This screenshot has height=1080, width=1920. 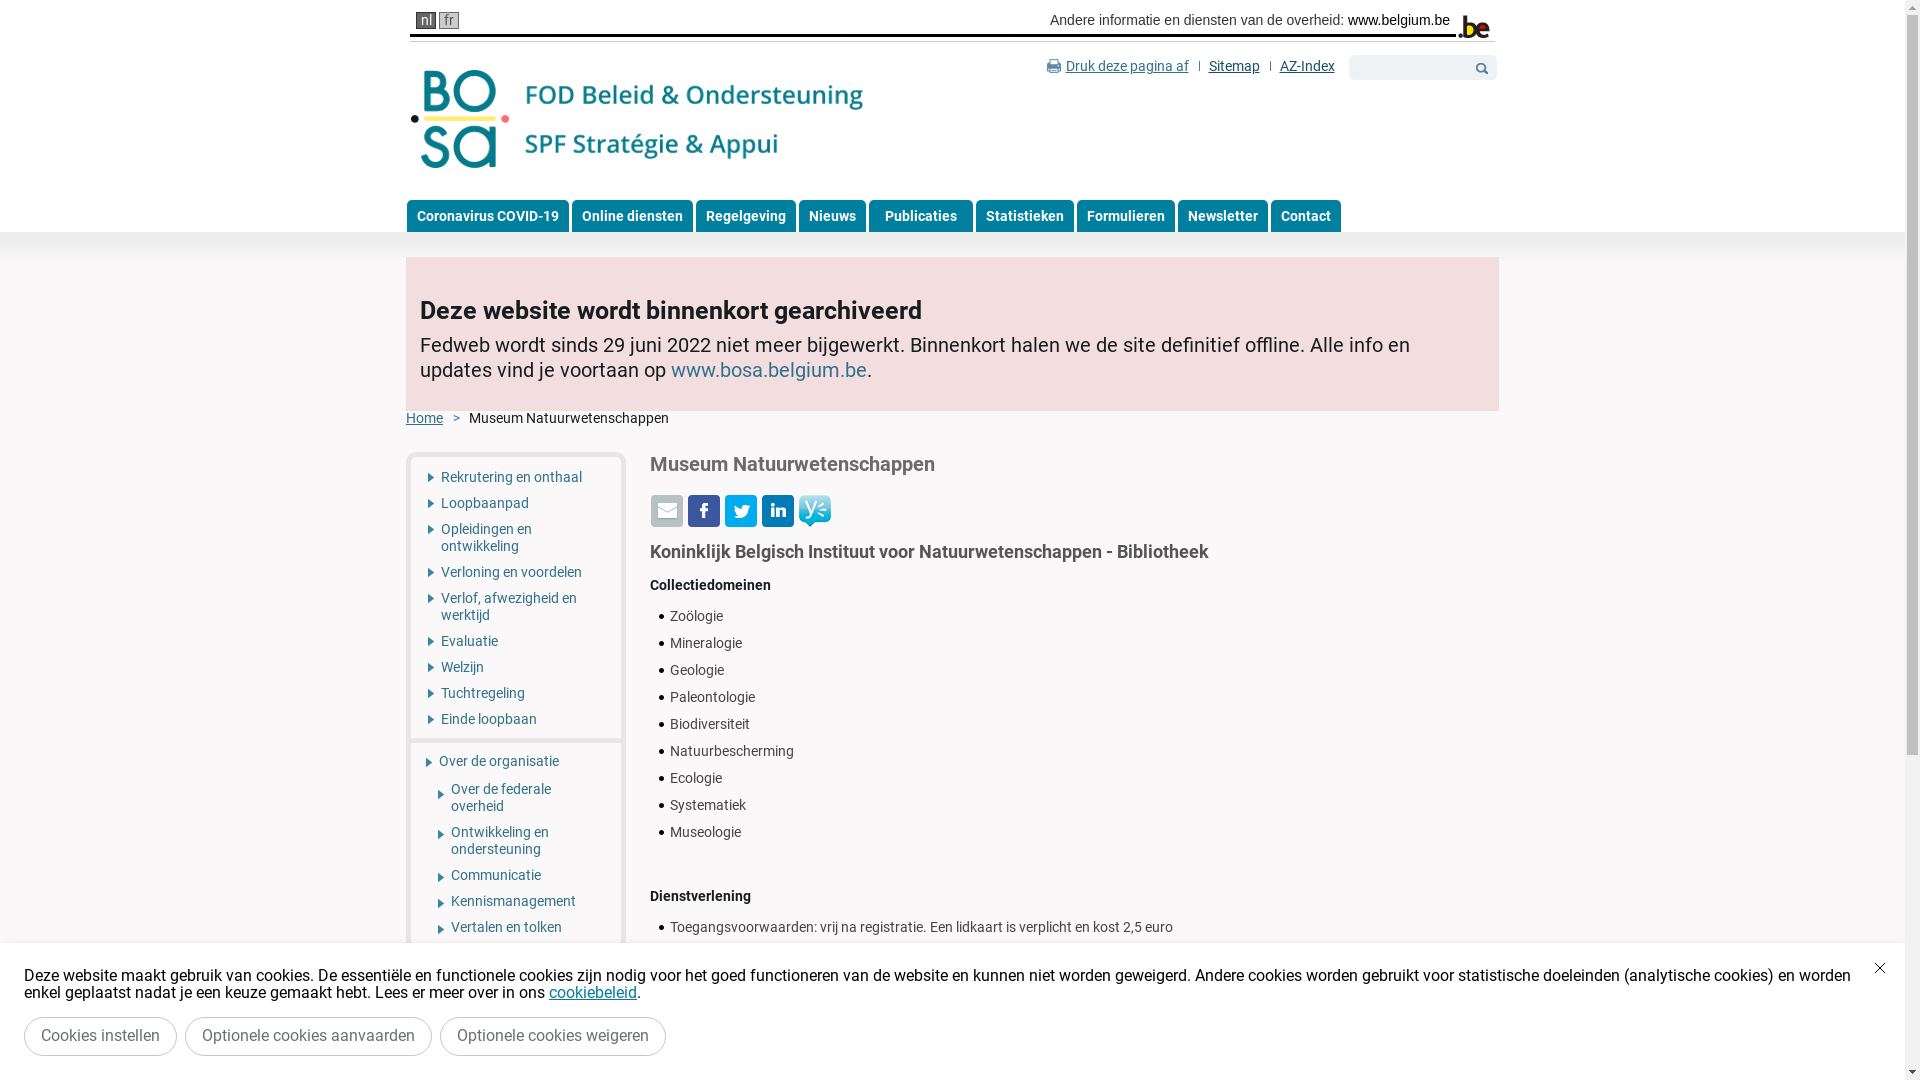 What do you see at coordinates (552, 1035) in the screenshot?
I see `'Optionele cookies weigeren'` at bounding box center [552, 1035].